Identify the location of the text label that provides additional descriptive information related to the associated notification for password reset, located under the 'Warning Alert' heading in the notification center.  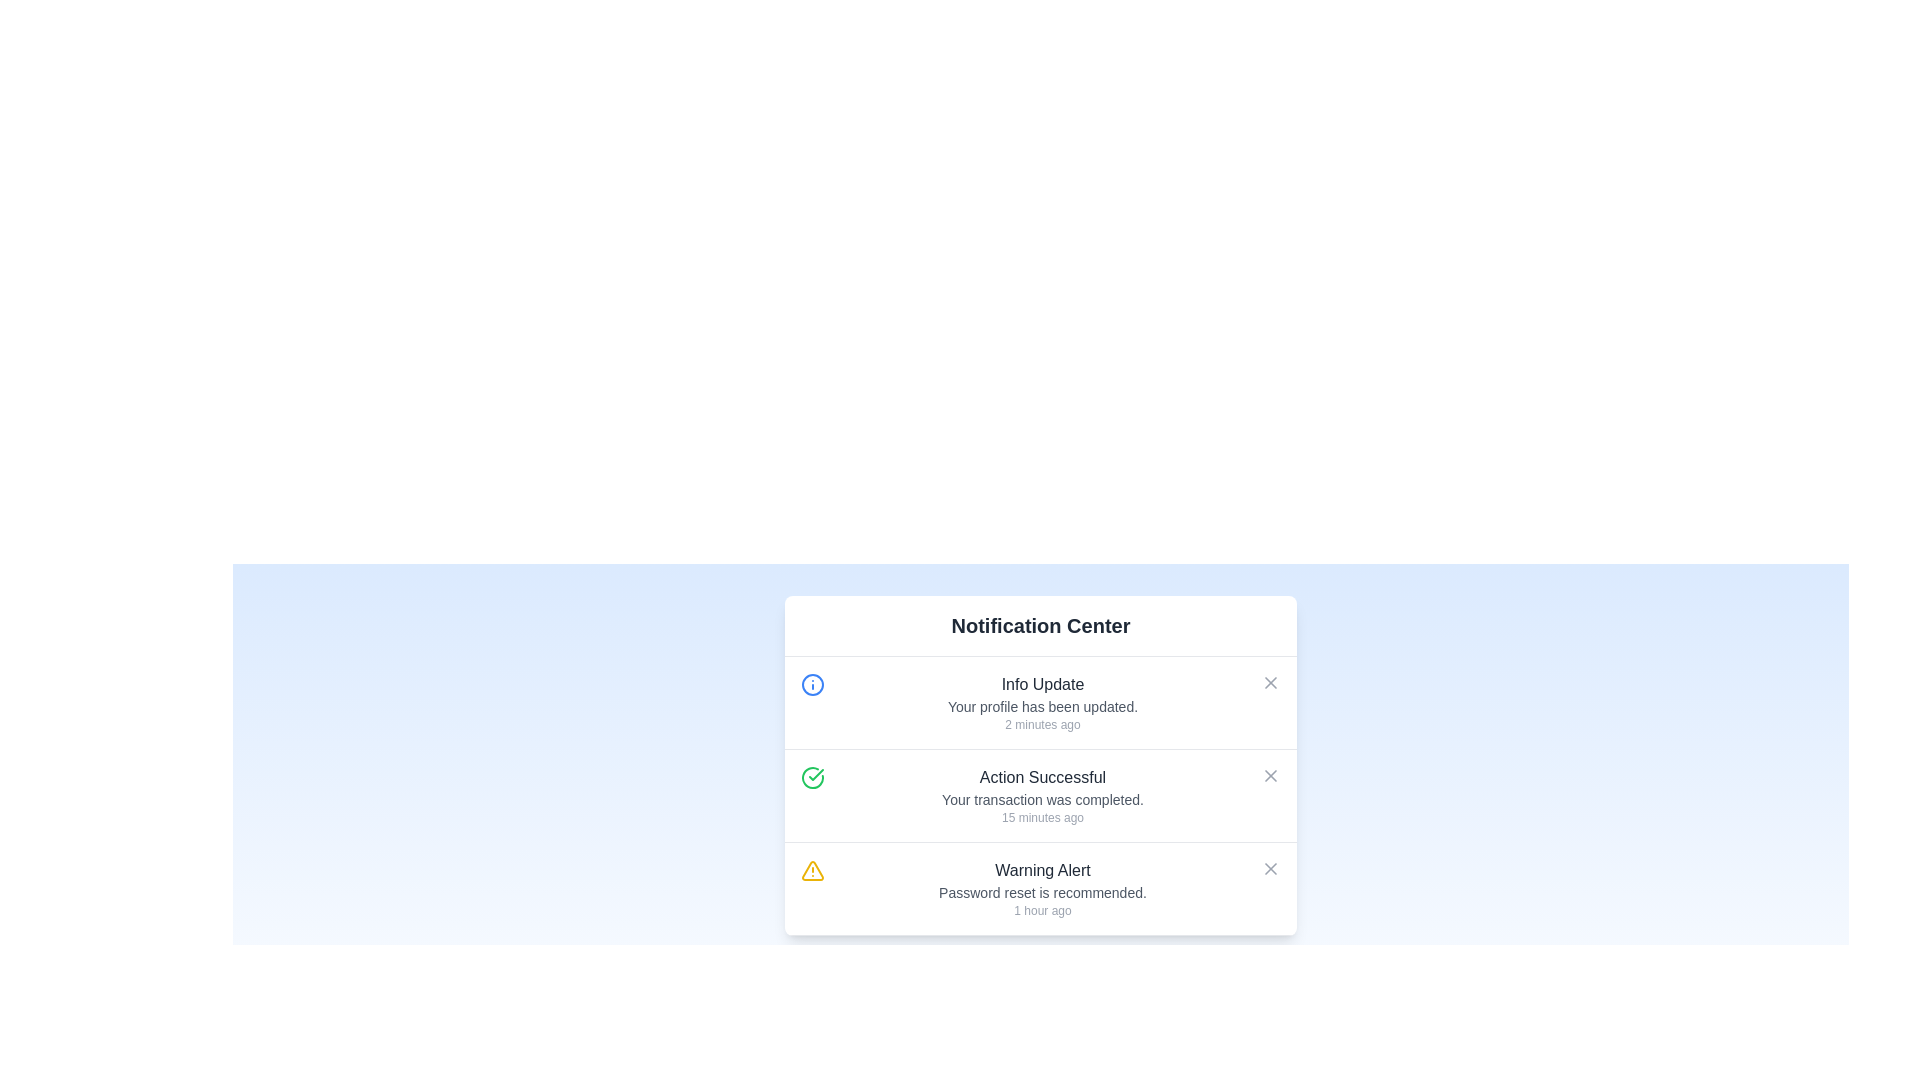
(1041, 892).